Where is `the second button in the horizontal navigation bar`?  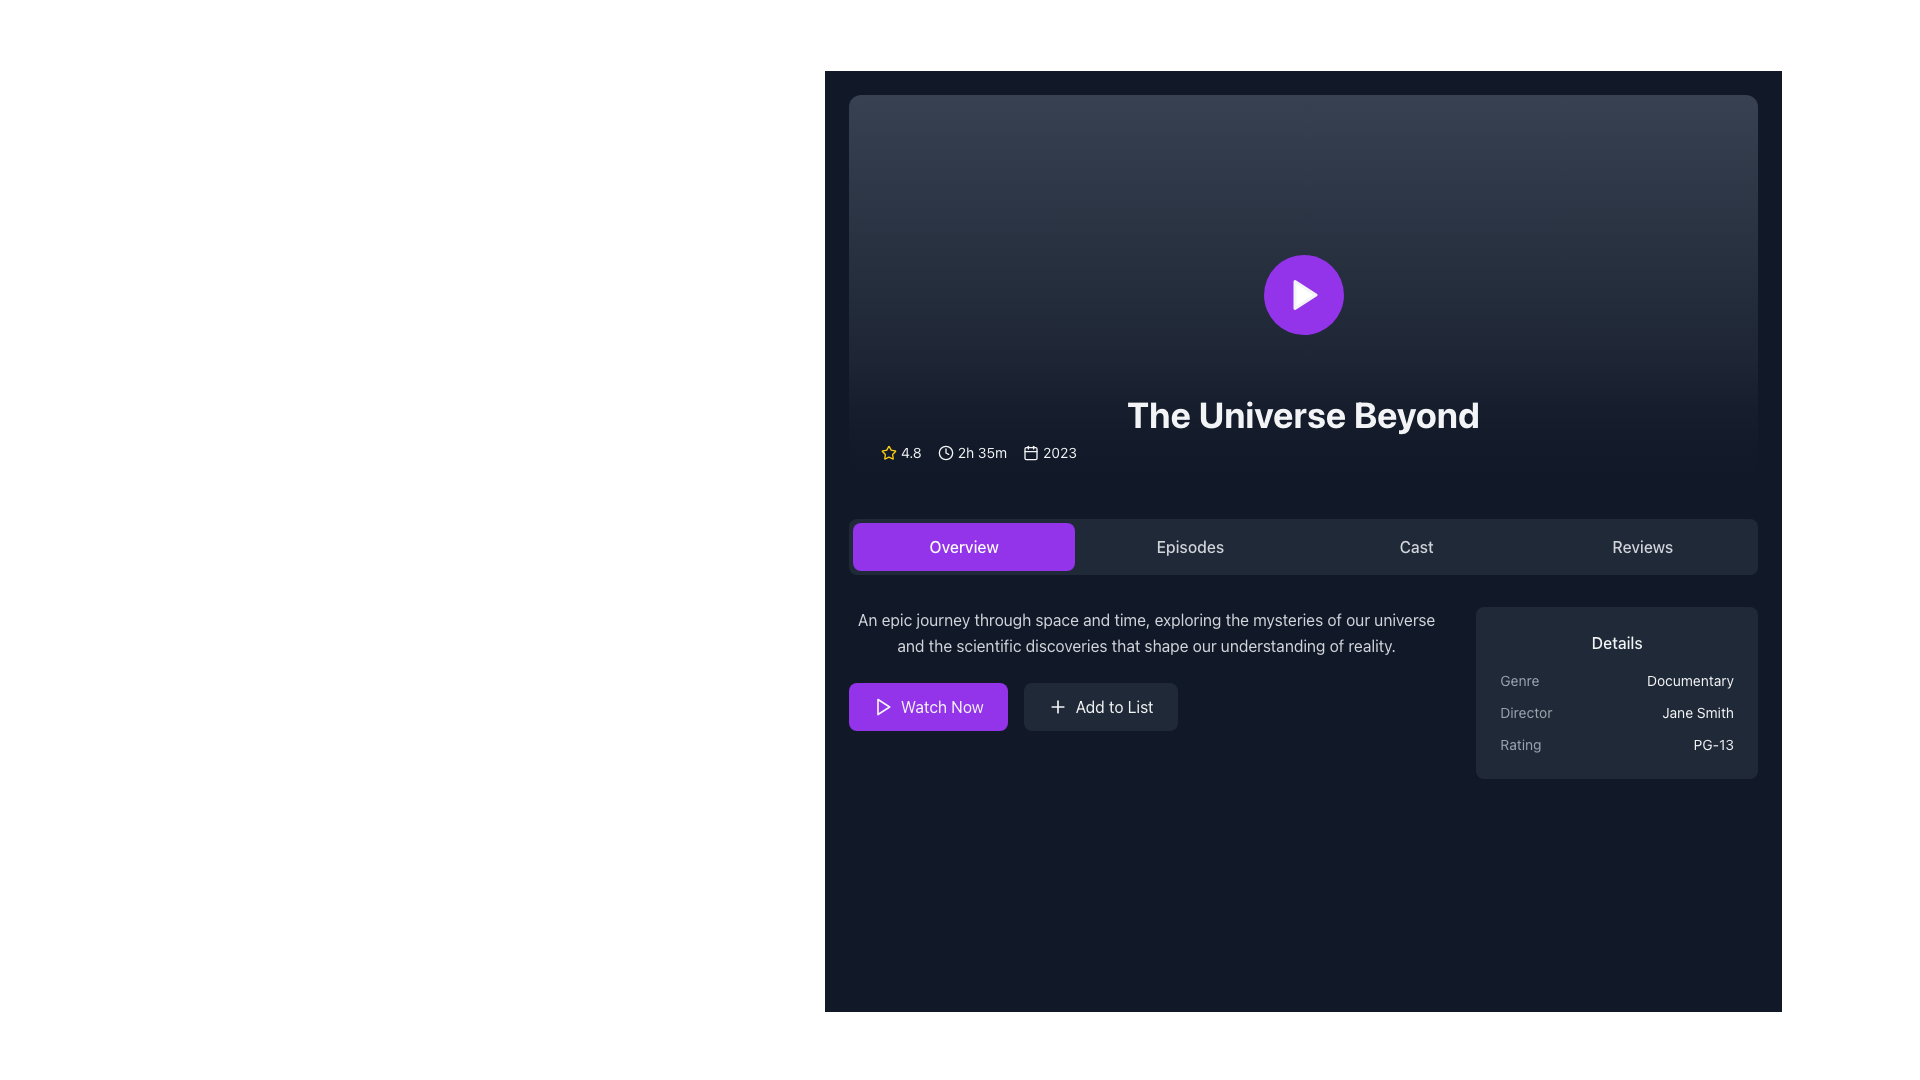 the second button in the horizontal navigation bar is located at coordinates (1190, 547).